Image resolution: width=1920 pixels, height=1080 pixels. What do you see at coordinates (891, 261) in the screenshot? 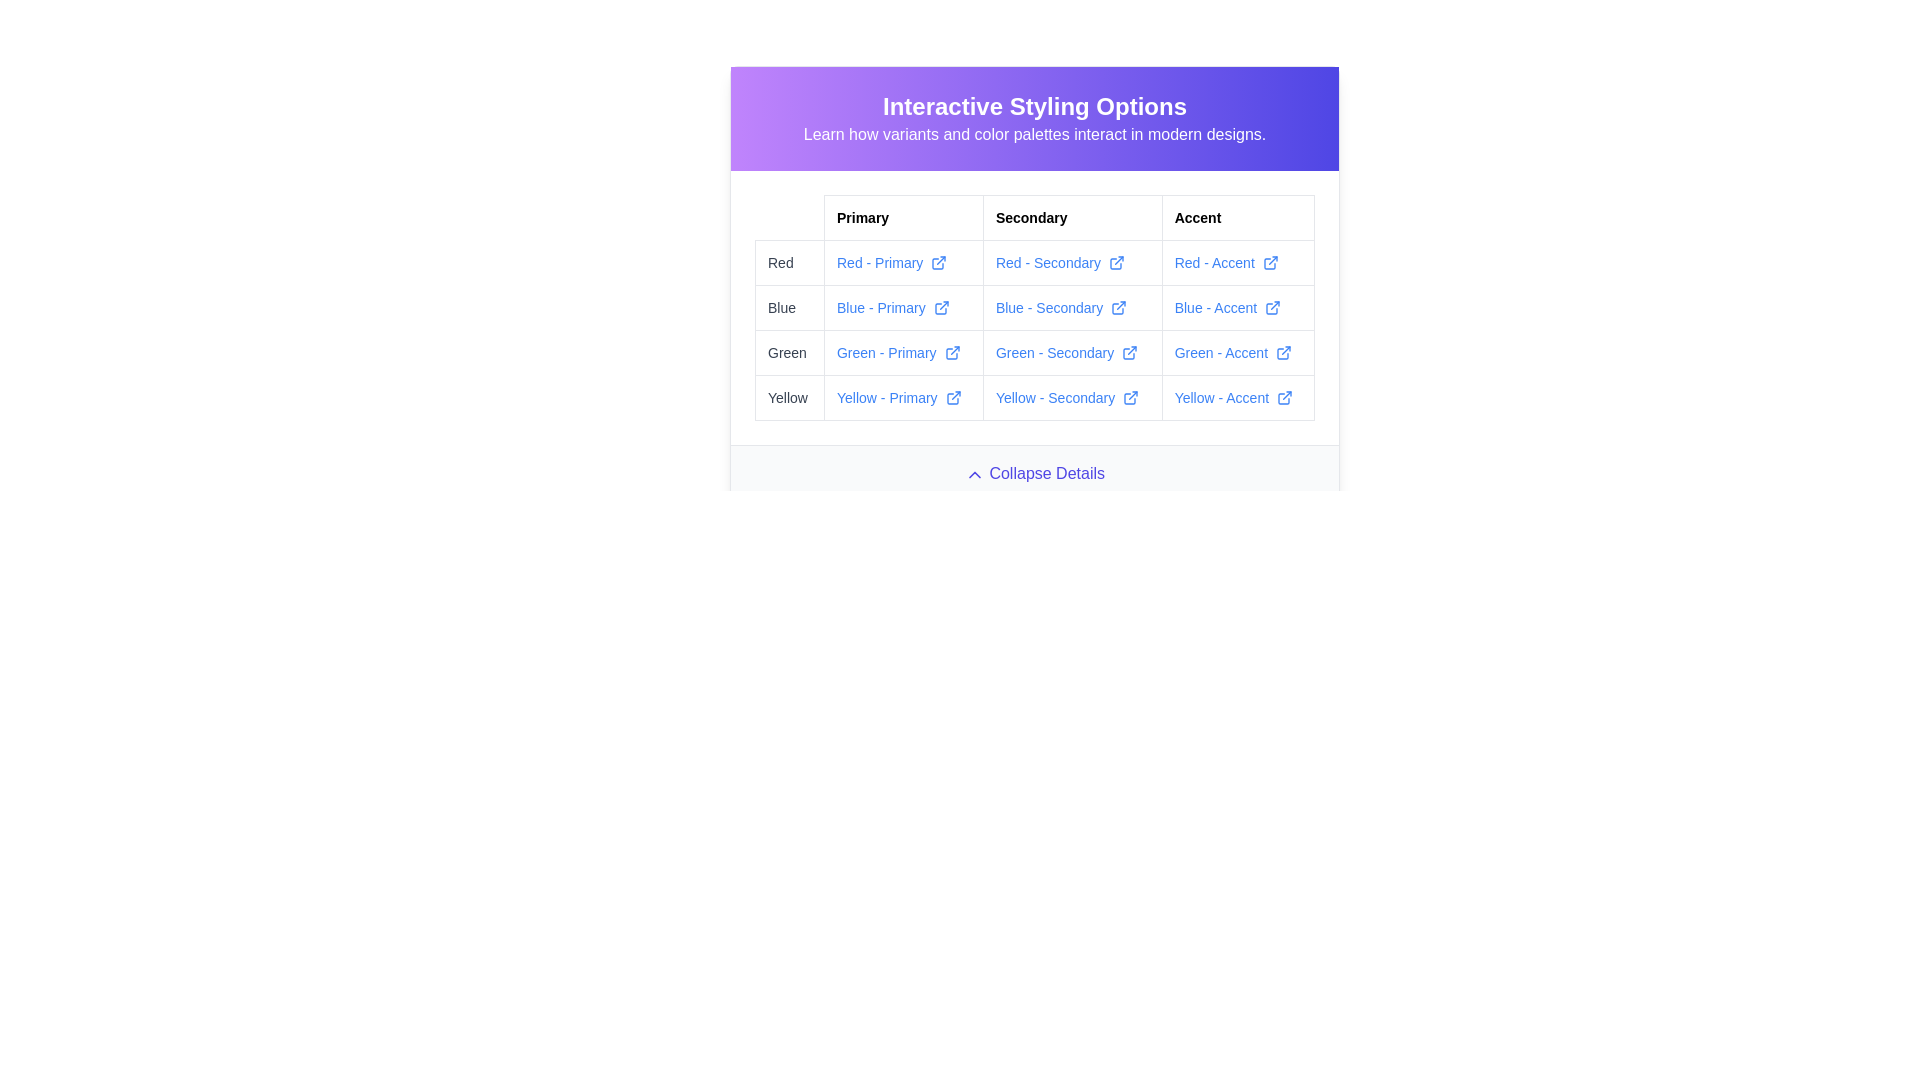
I see `the hyperlink in the first row and second column of the table under the 'Primary' column header` at bounding box center [891, 261].